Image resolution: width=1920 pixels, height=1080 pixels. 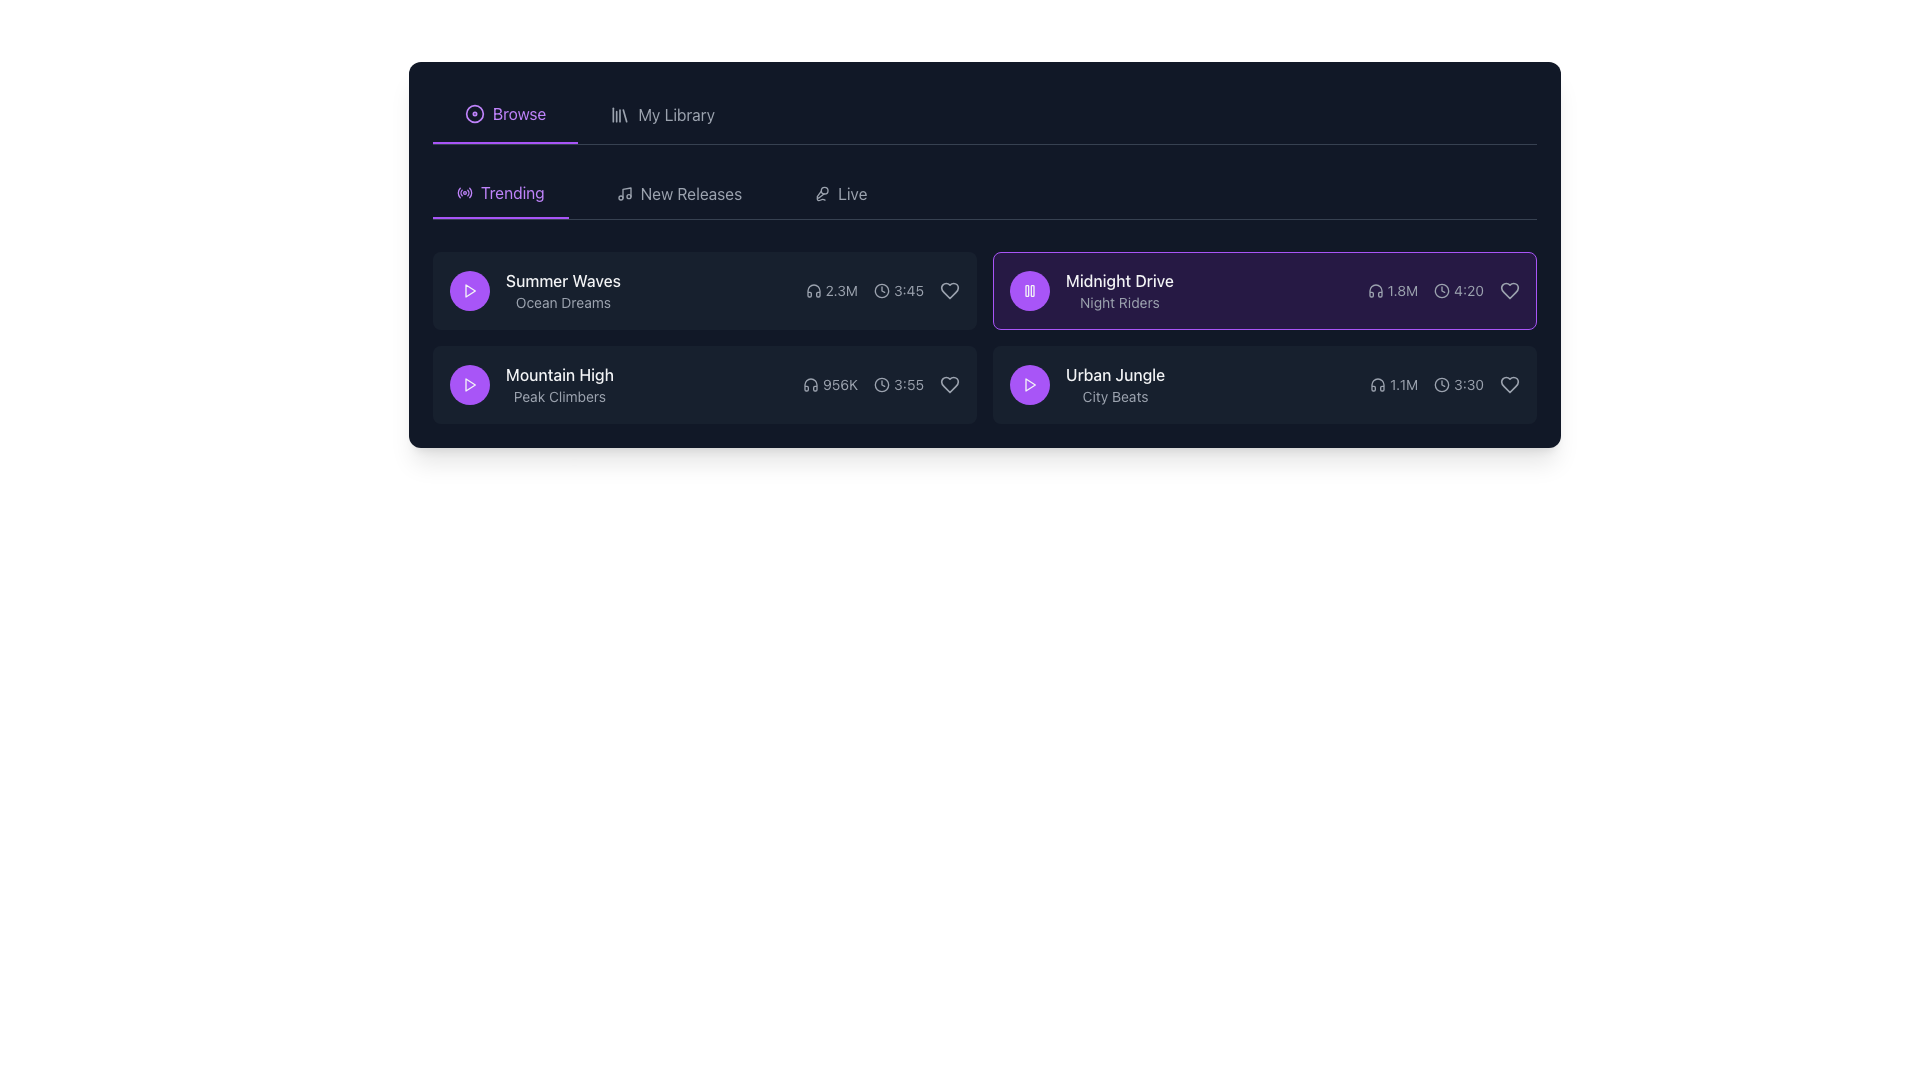 What do you see at coordinates (559, 374) in the screenshot?
I see `text label located in the 'Trending' section, specifically the second item of the list above the description labeled 'Peak Climbers'` at bounding box center [559, 374].